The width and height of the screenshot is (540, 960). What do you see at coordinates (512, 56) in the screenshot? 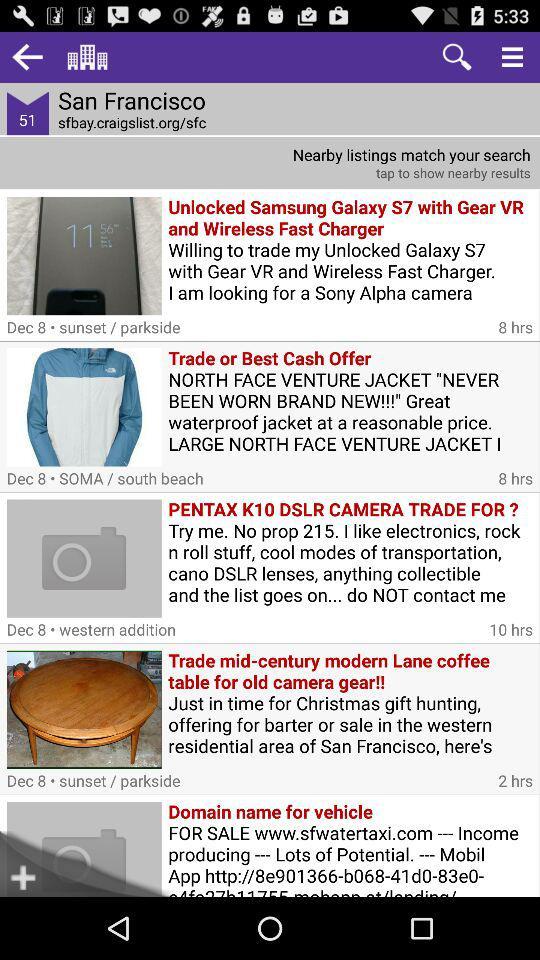
I see `expand search` at bounding box center [512, 56].